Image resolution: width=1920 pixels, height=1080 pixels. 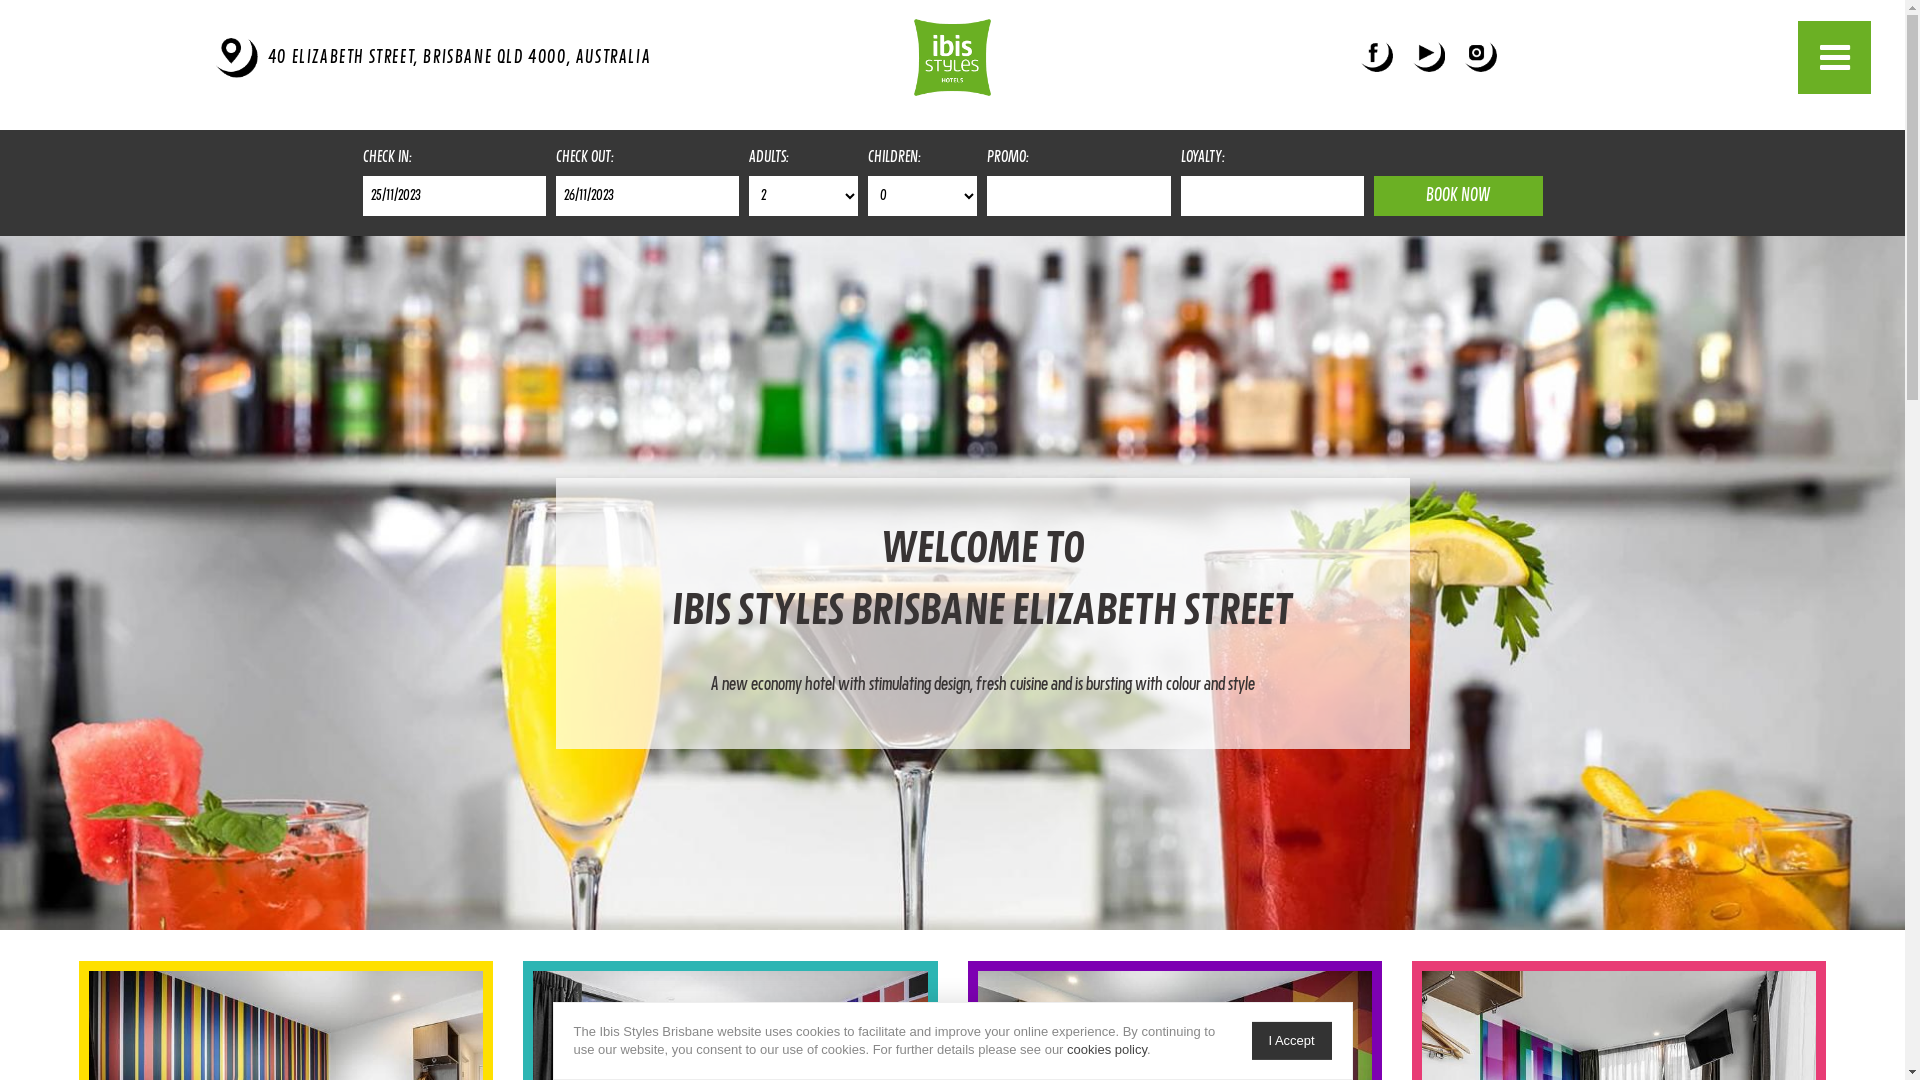 What do you see at coordinates (1106, 1048) in the screenshot?
I see `'cookies policy'` at bounding box center [1106, 1048].